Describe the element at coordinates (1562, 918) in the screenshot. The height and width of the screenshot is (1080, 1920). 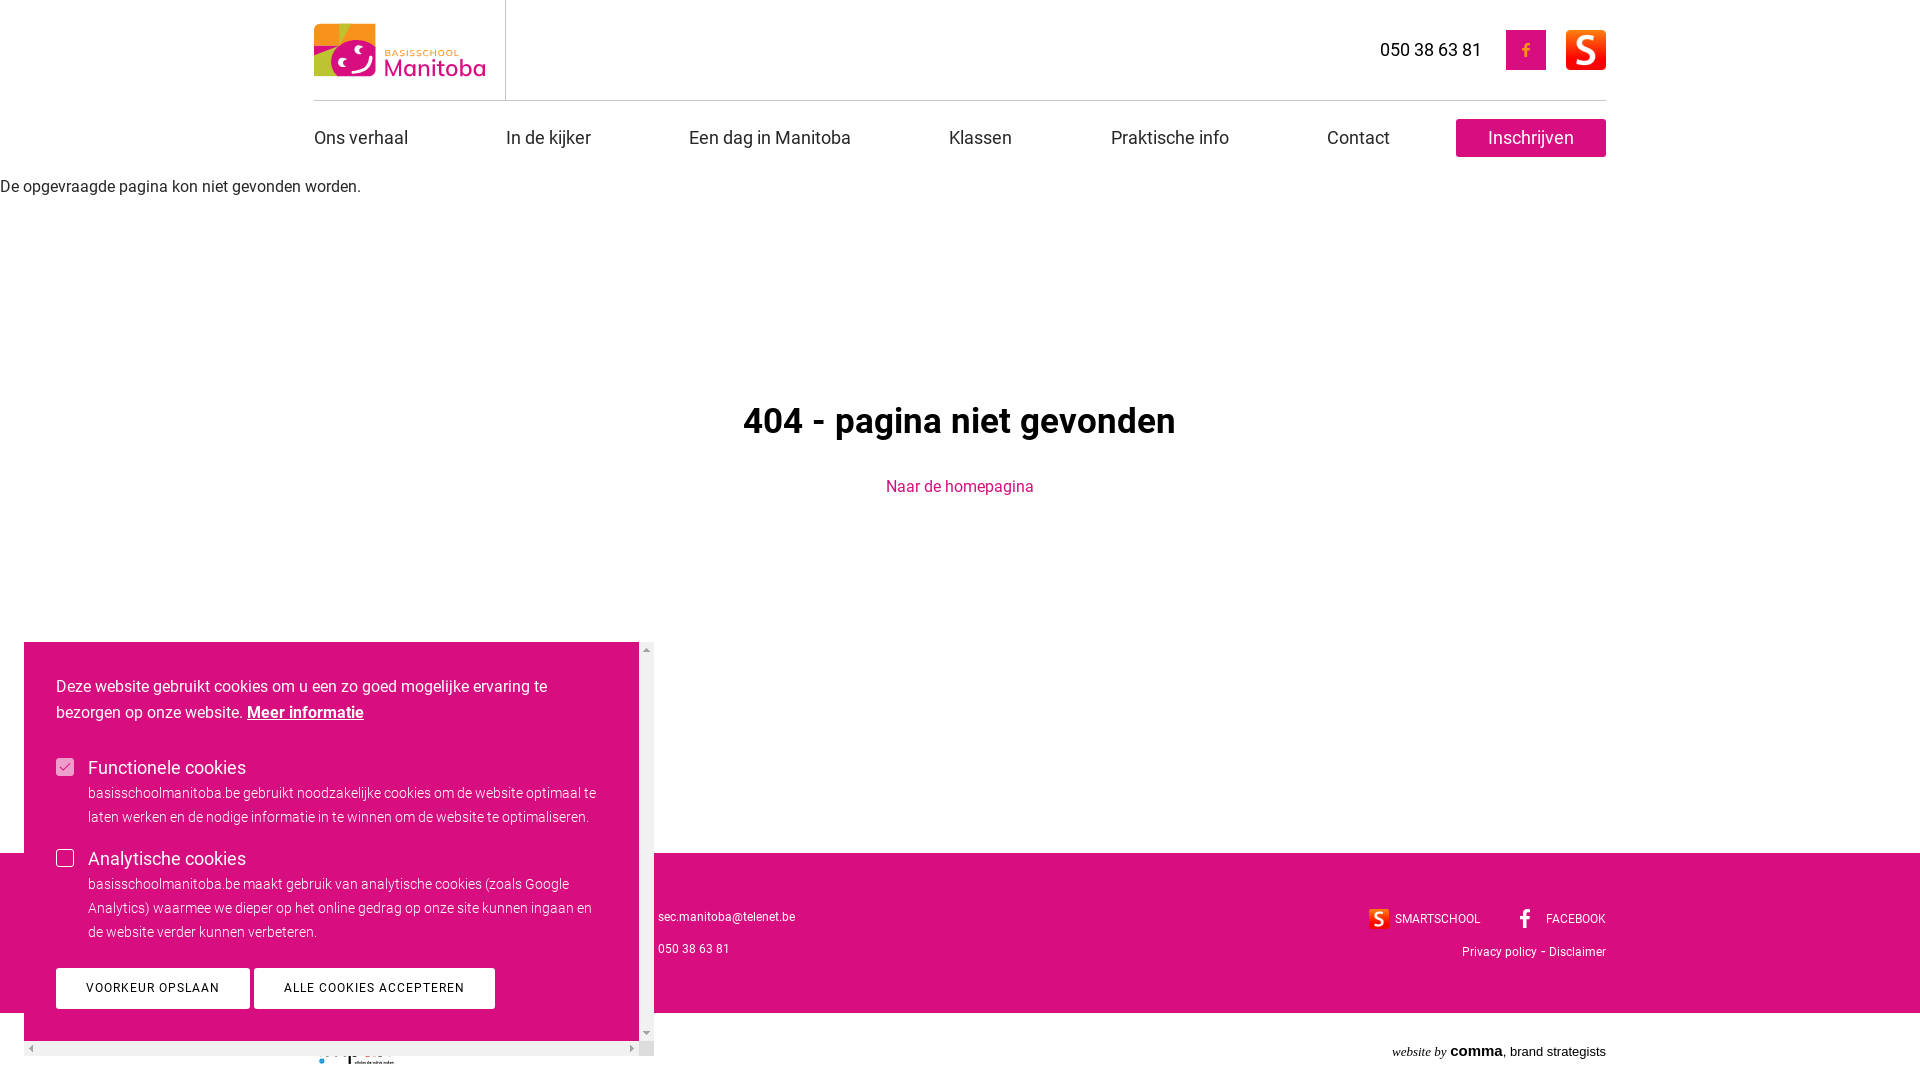
I see `'FACEBOOK'` at that location.